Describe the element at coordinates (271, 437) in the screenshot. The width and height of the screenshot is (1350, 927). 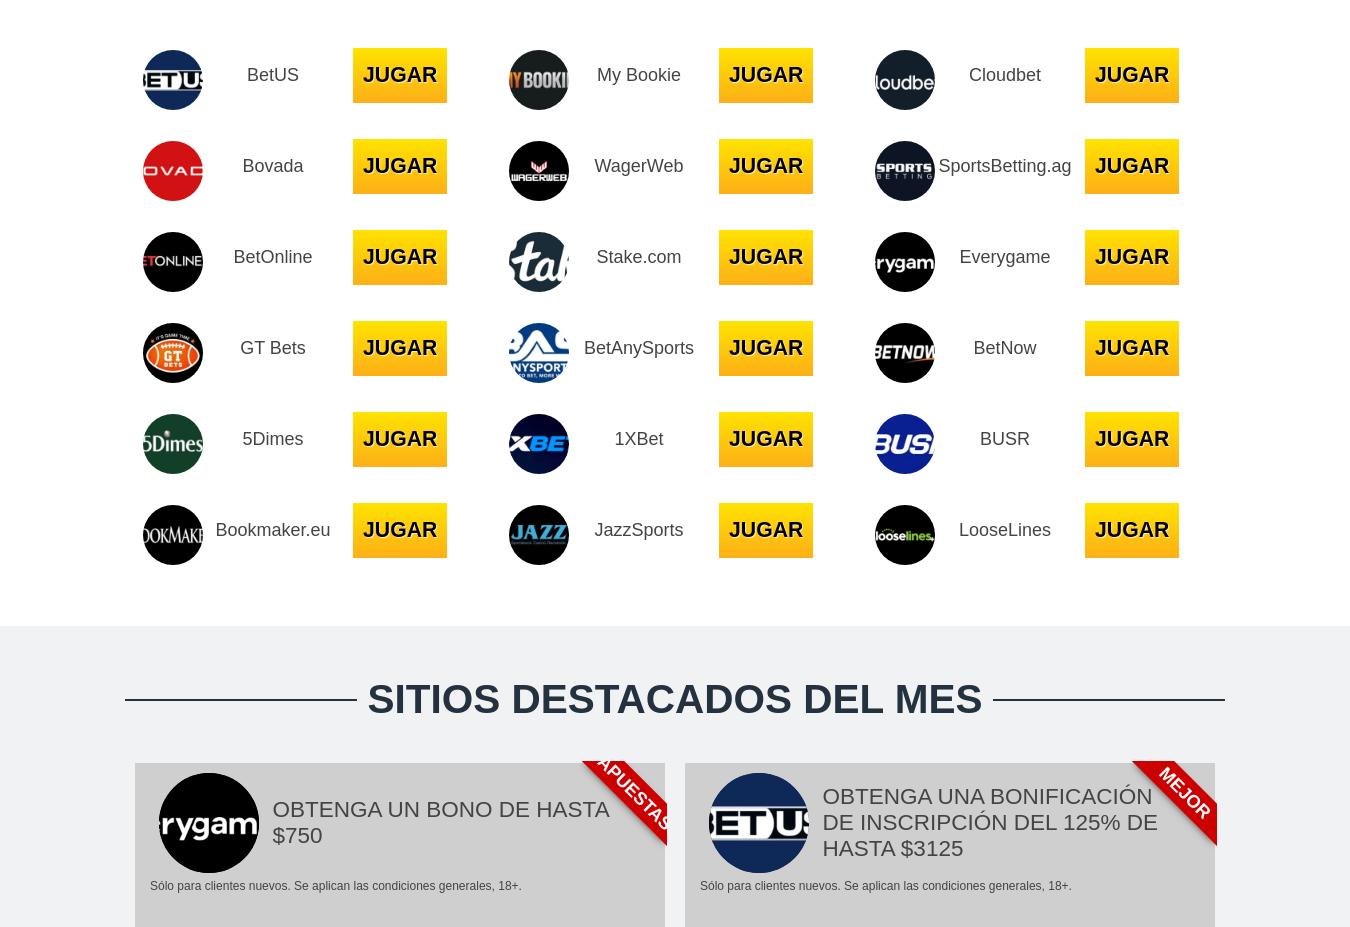
I see `'5Dimes'` at that location.